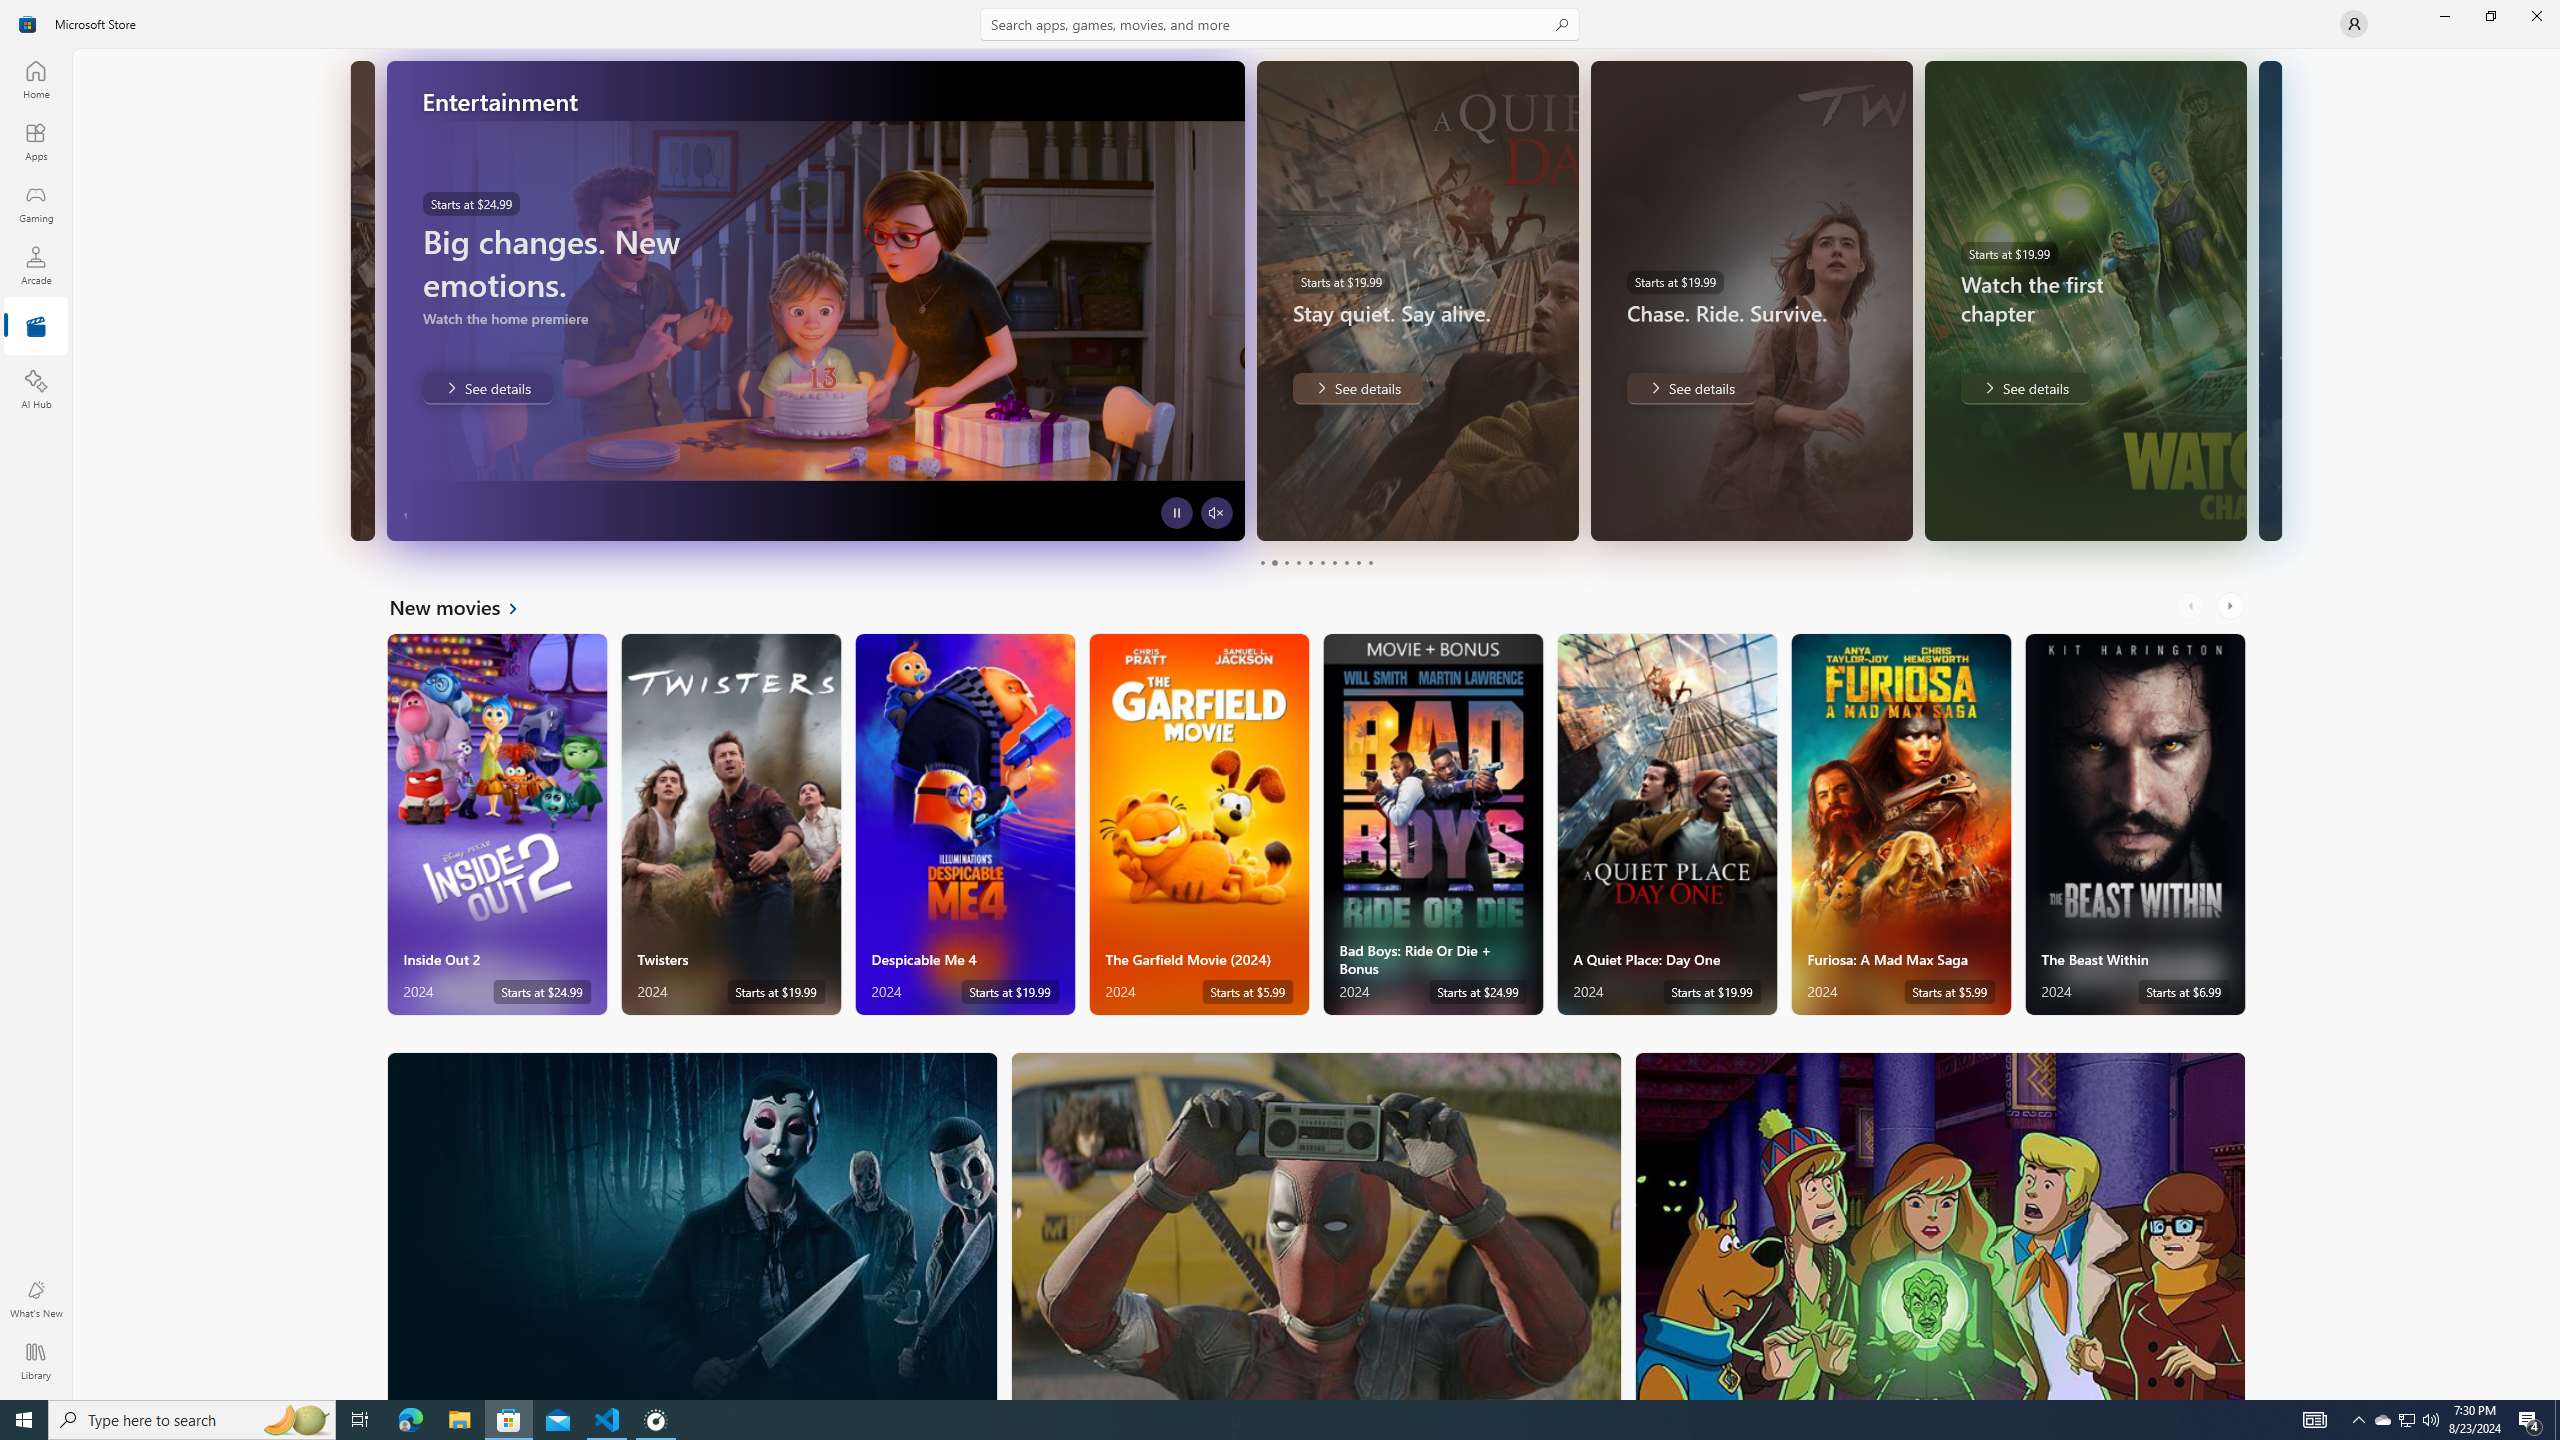 The height and width of the screenshot is (1440, 2560). Describe the element at coordinates (2135, 824) in the screenshot. I see `'The Beast Within. Starts at $6.99  '` at that location.